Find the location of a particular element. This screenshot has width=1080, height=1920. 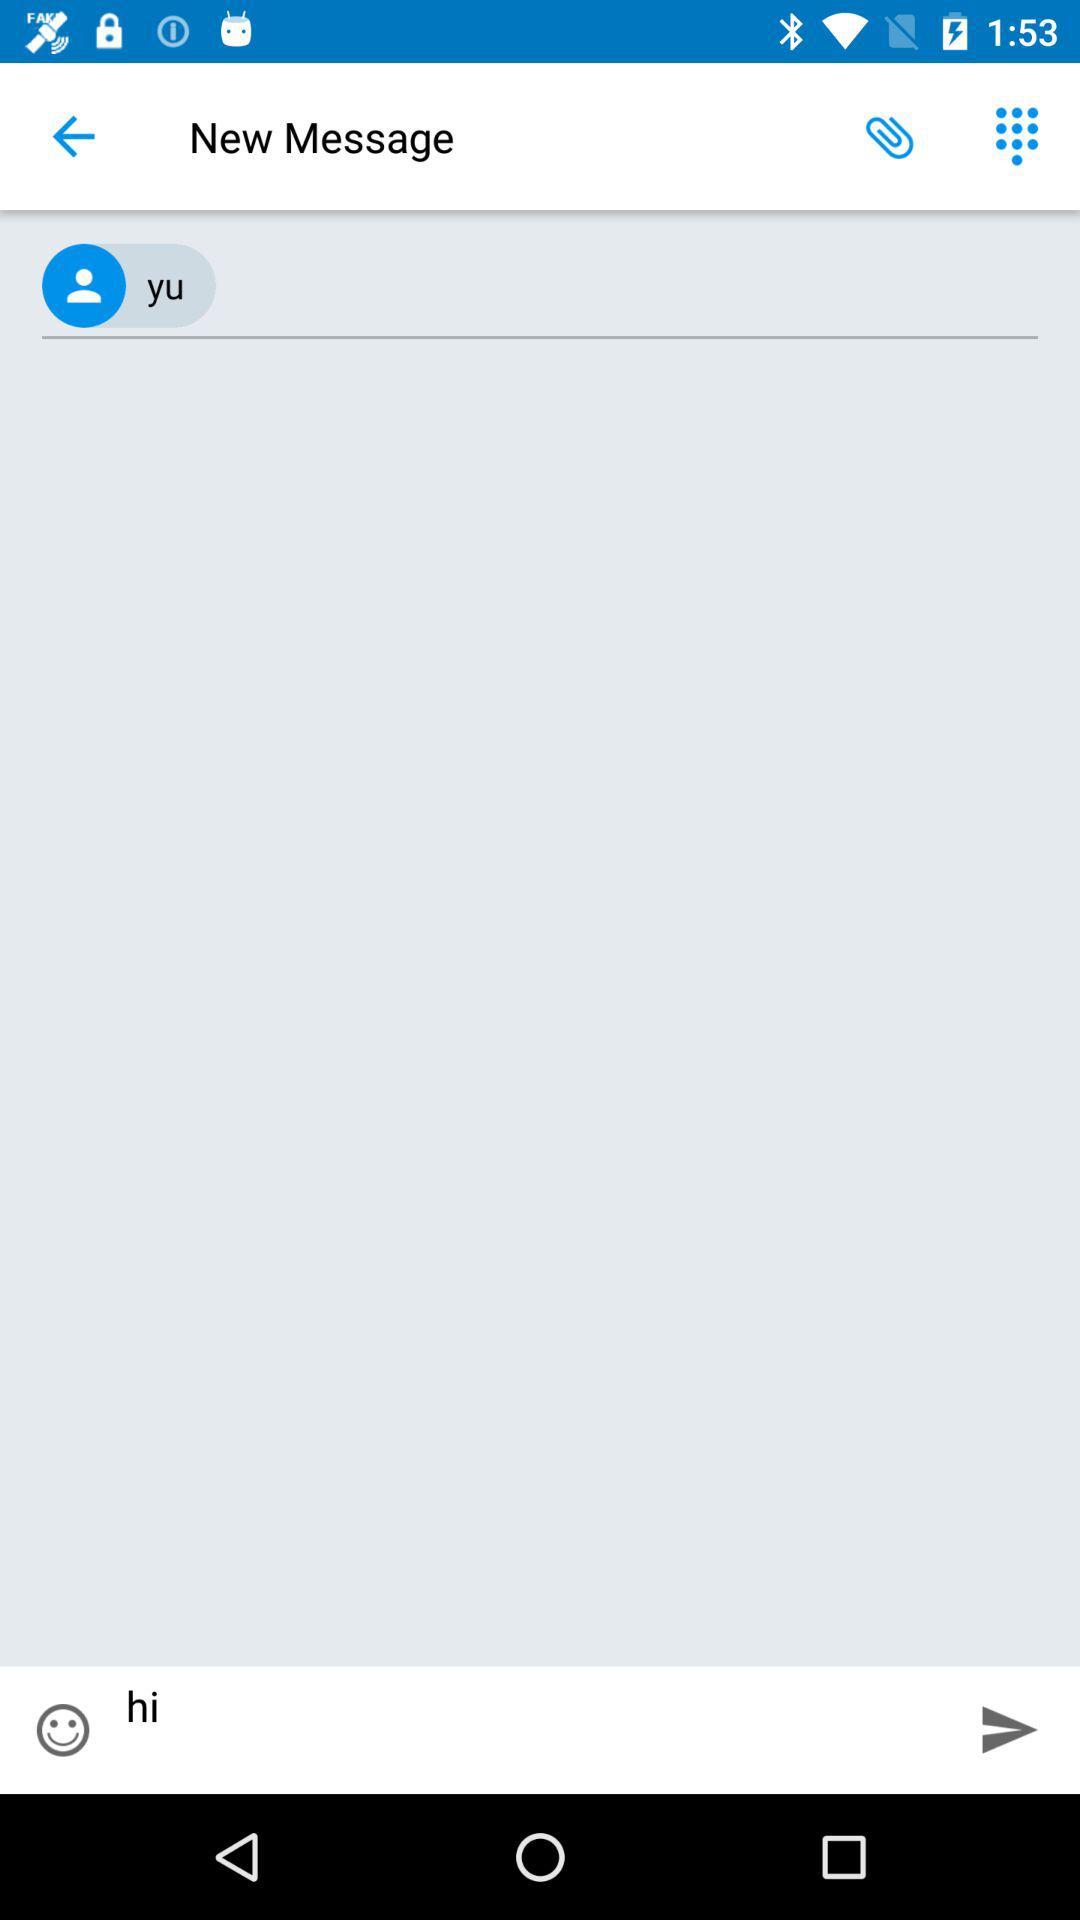

the item at the bottom right corner is located at coordinates (1010, 1728).